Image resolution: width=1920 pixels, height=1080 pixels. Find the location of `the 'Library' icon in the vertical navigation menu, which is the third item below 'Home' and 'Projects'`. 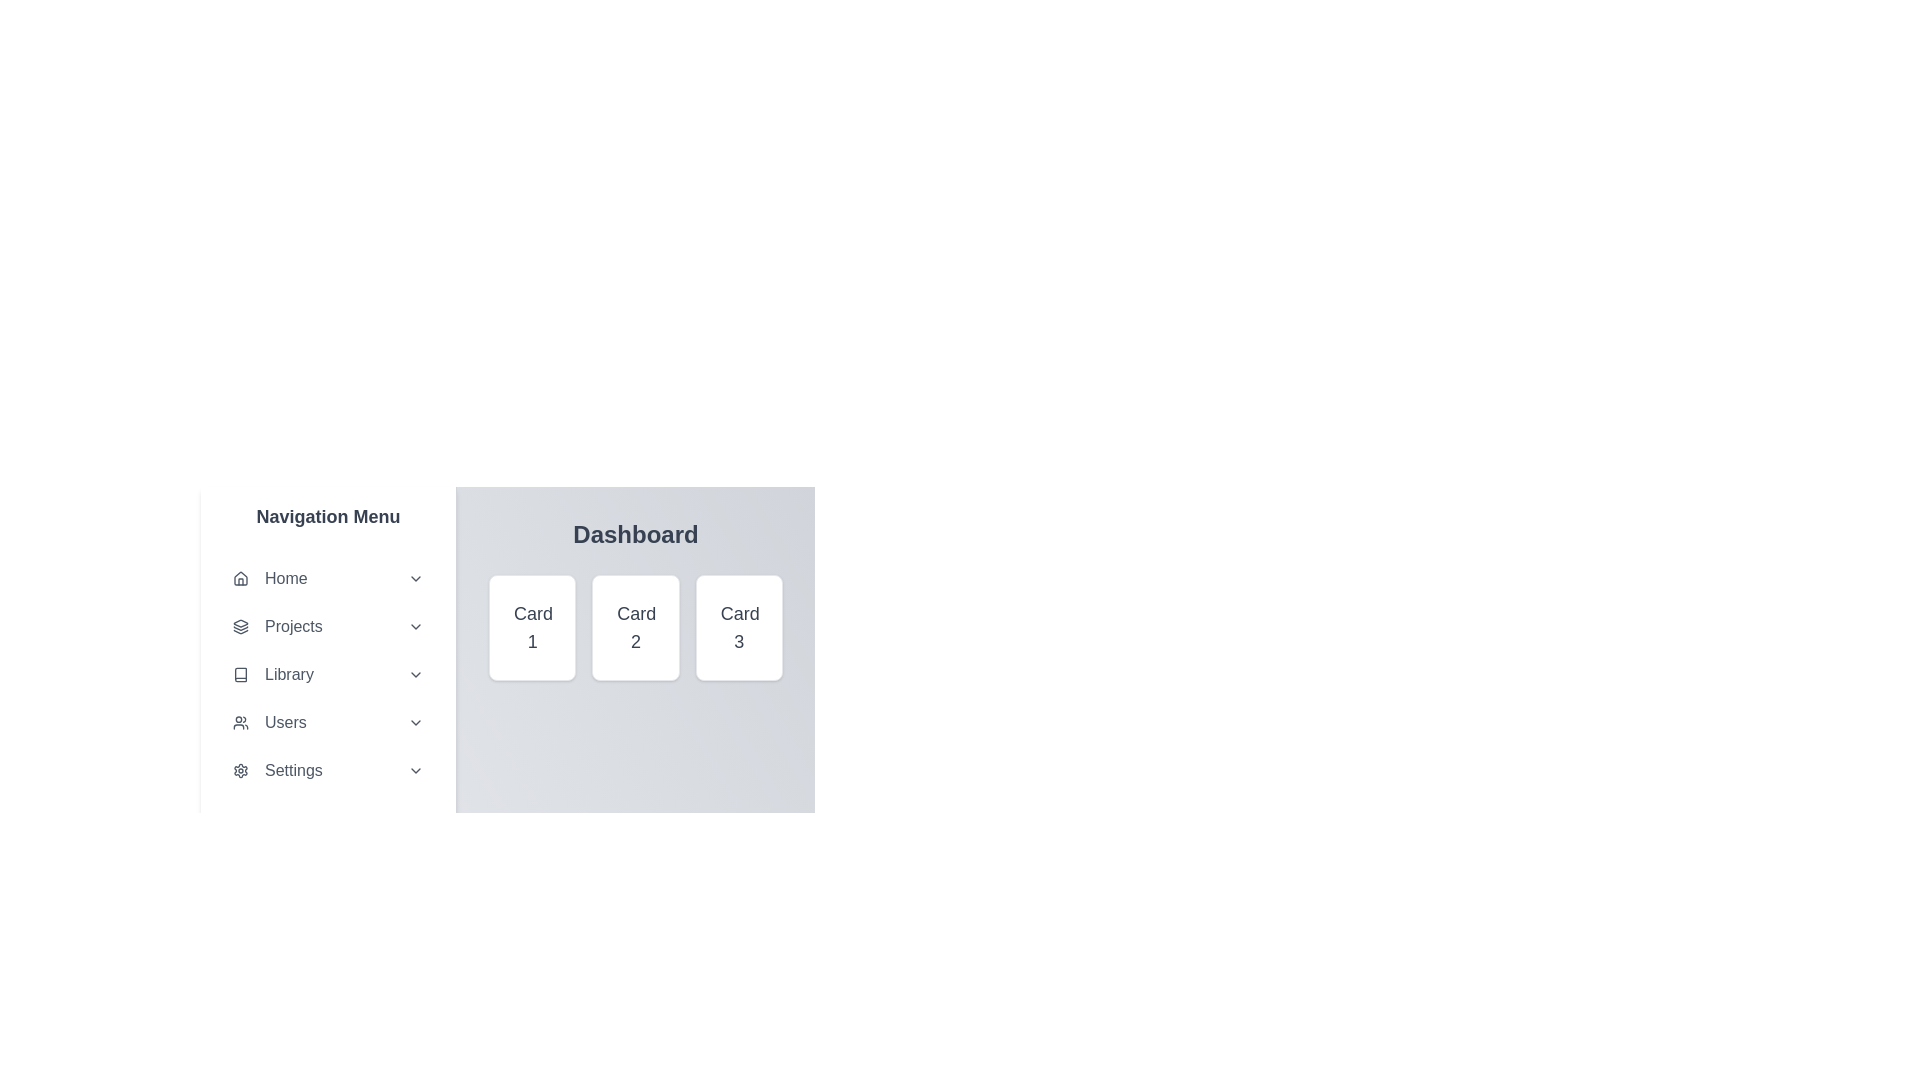

the 'Library' icon in the vertical navigation menu, which is the third item below 'Home' and 'Projects' is located at coordinates (240, 675).